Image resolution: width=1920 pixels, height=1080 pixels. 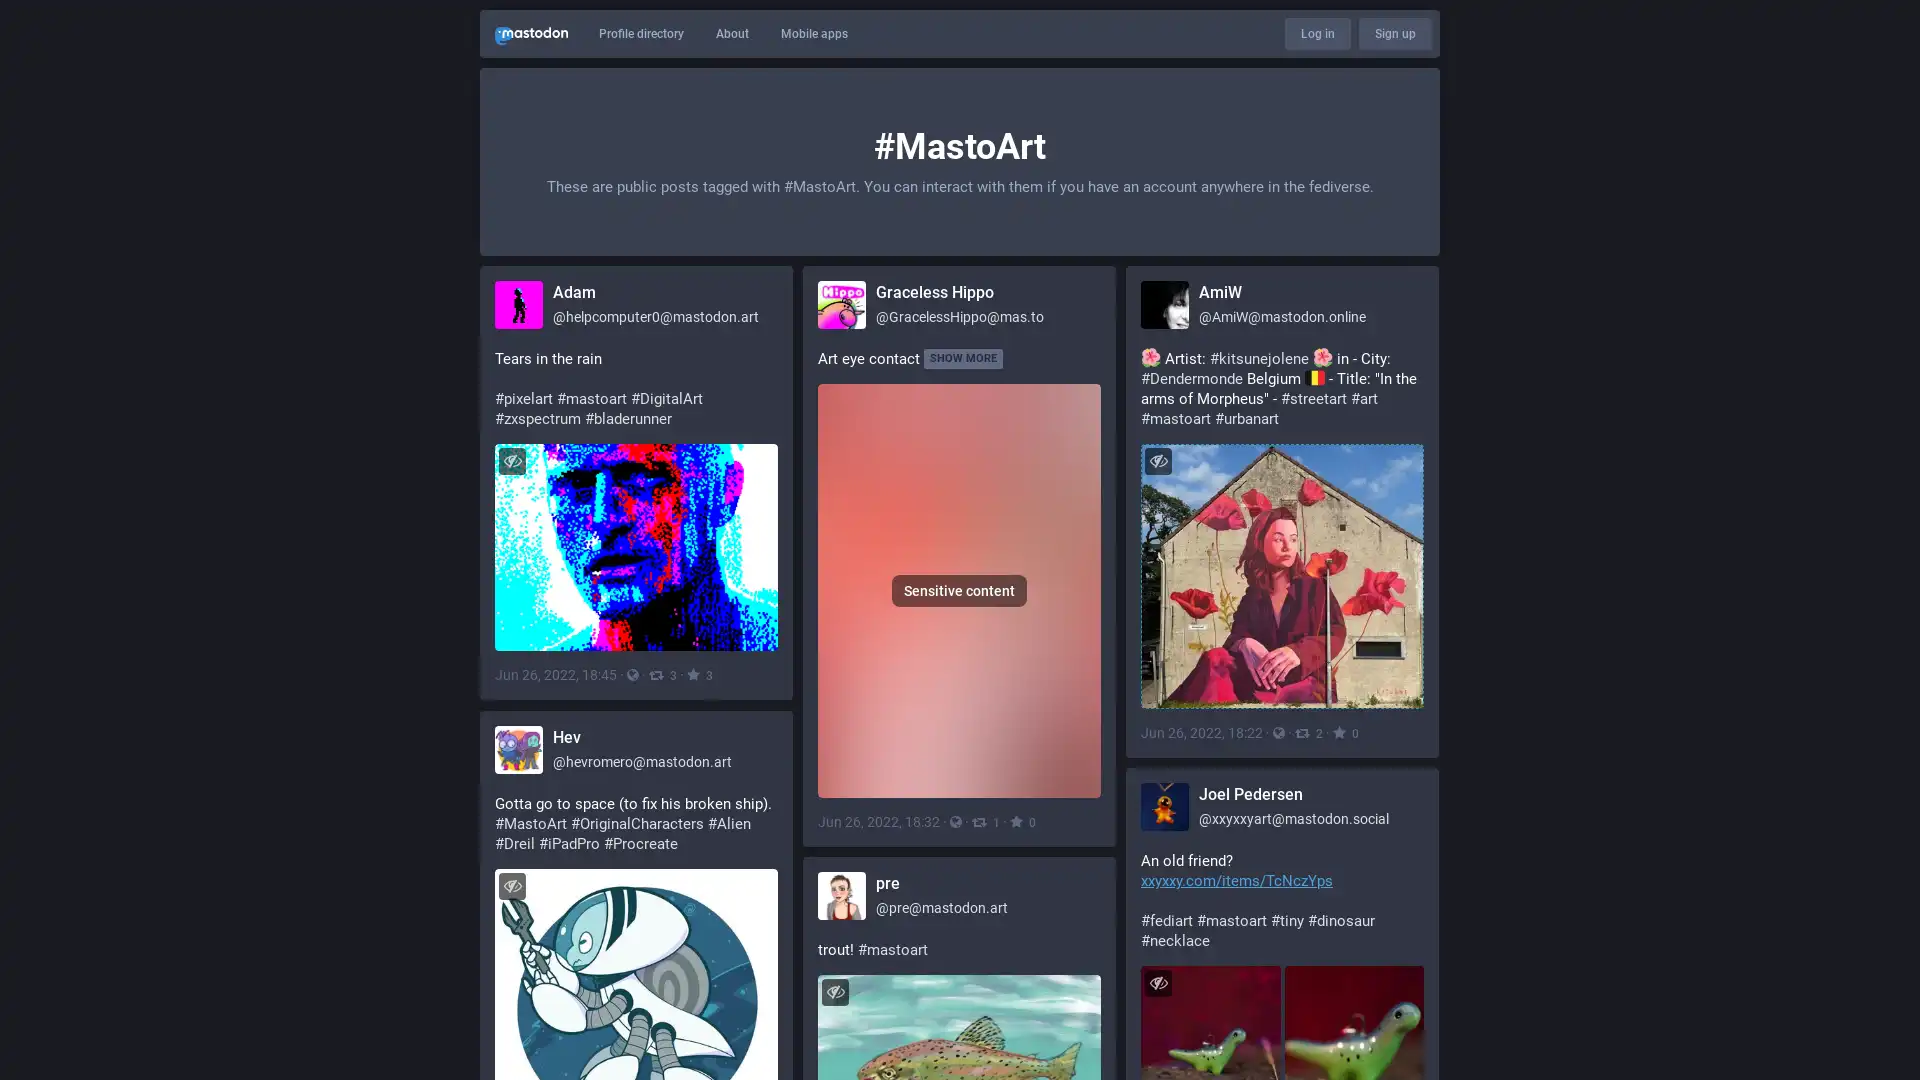 I want to click on Hide images, so click(x=1158, y=988).